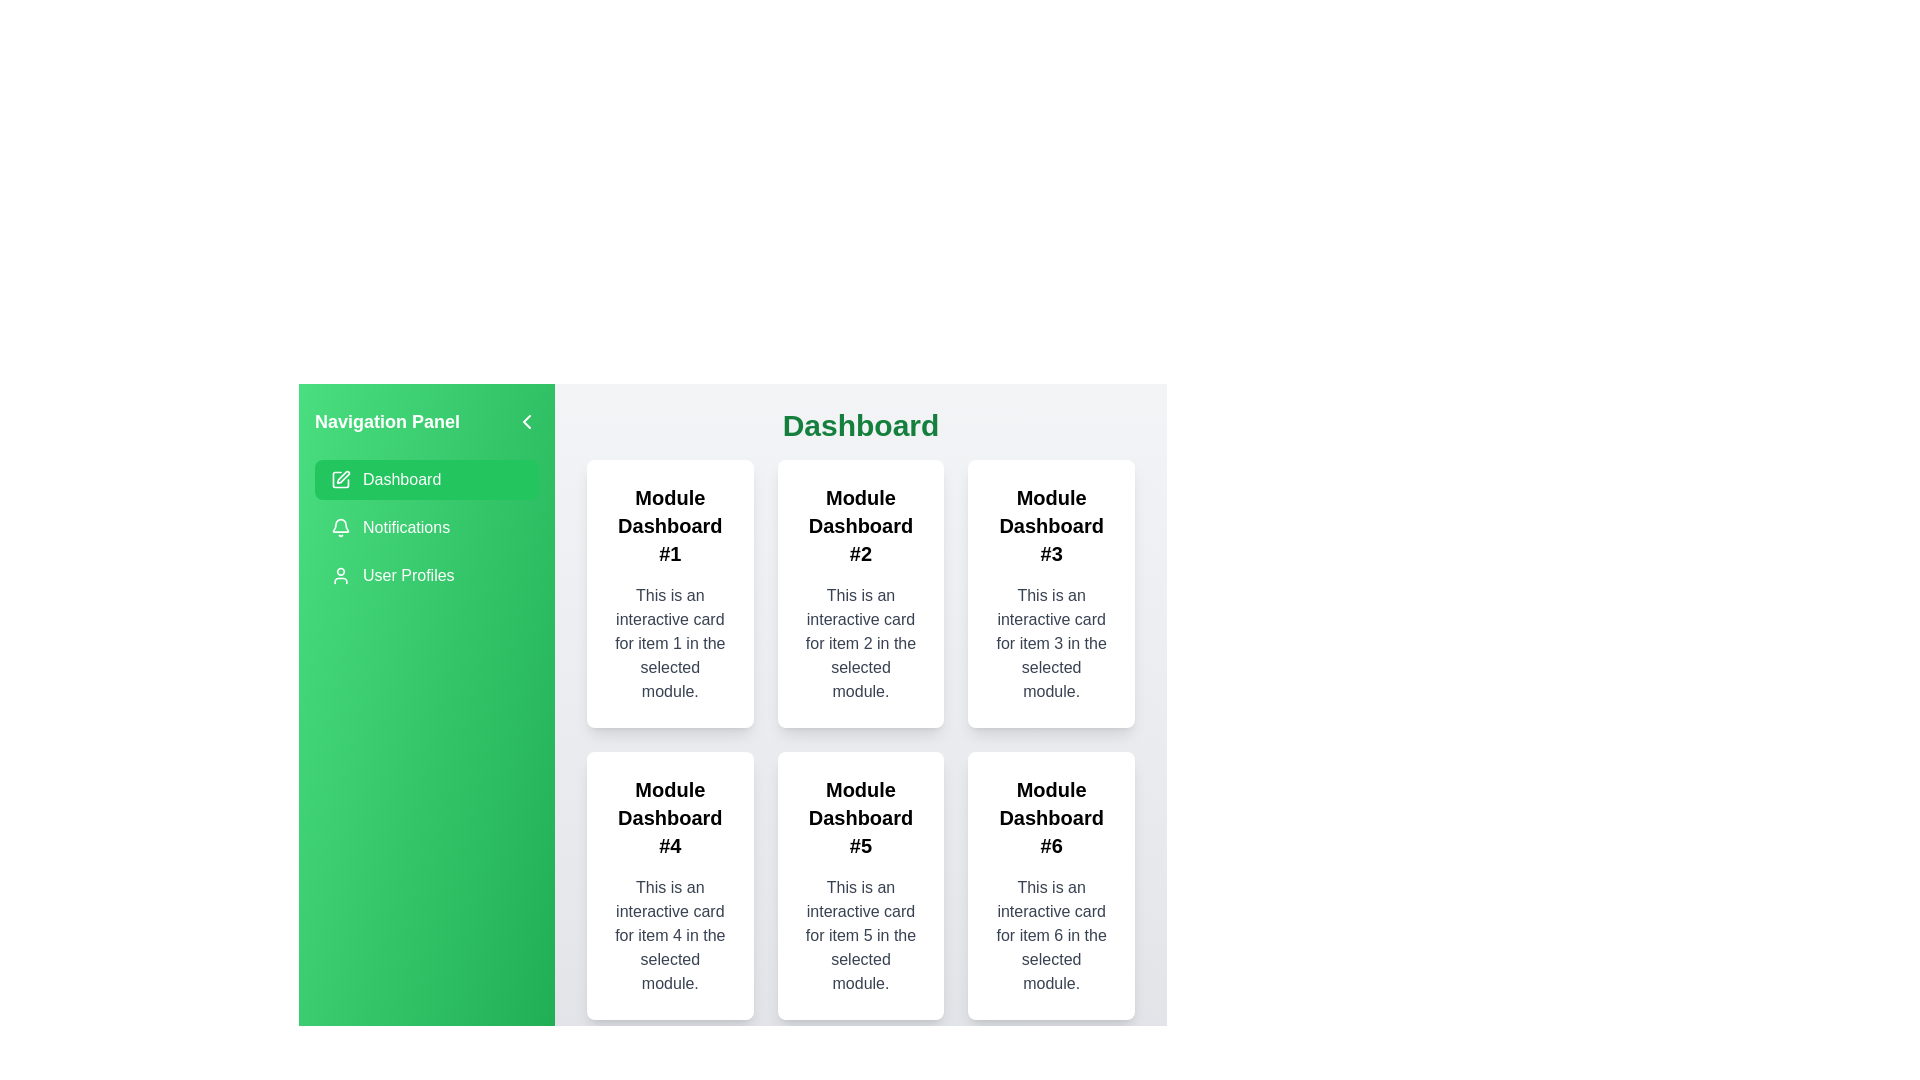 Image resolution: width=1920 pixels, height=1080 pixels. I want to click on the module User Profiles from the navigation panel, so click(426, 575).